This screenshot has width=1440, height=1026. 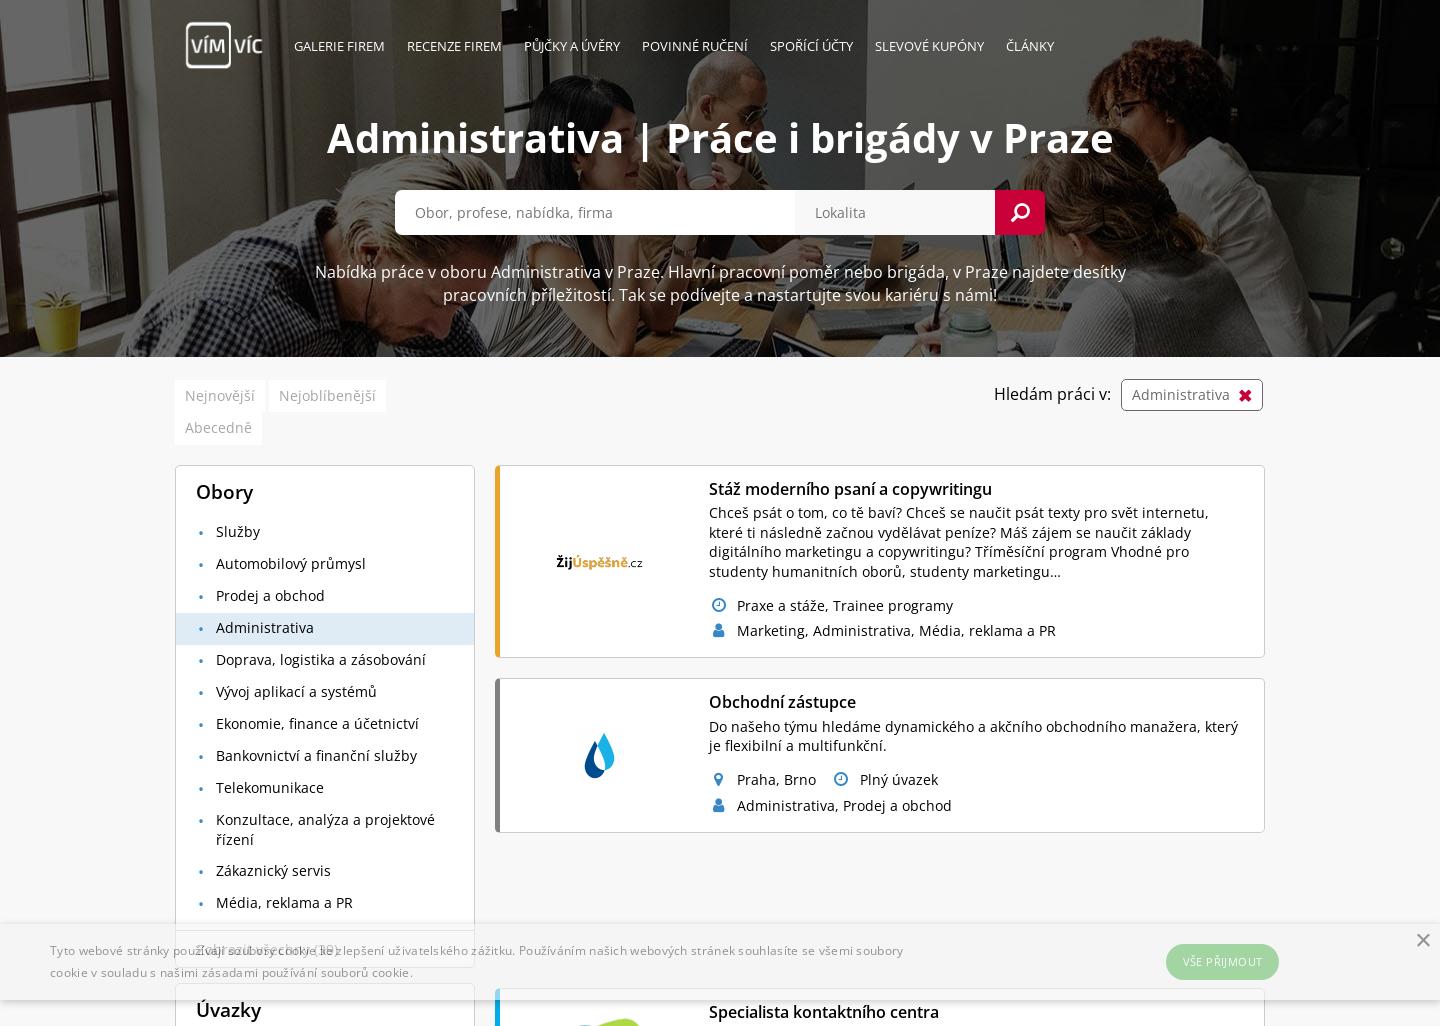 What do you see at coordinates (339, 45) in the screenshot?
I see `'Galerie firem'` at bounding box center [339, 45].